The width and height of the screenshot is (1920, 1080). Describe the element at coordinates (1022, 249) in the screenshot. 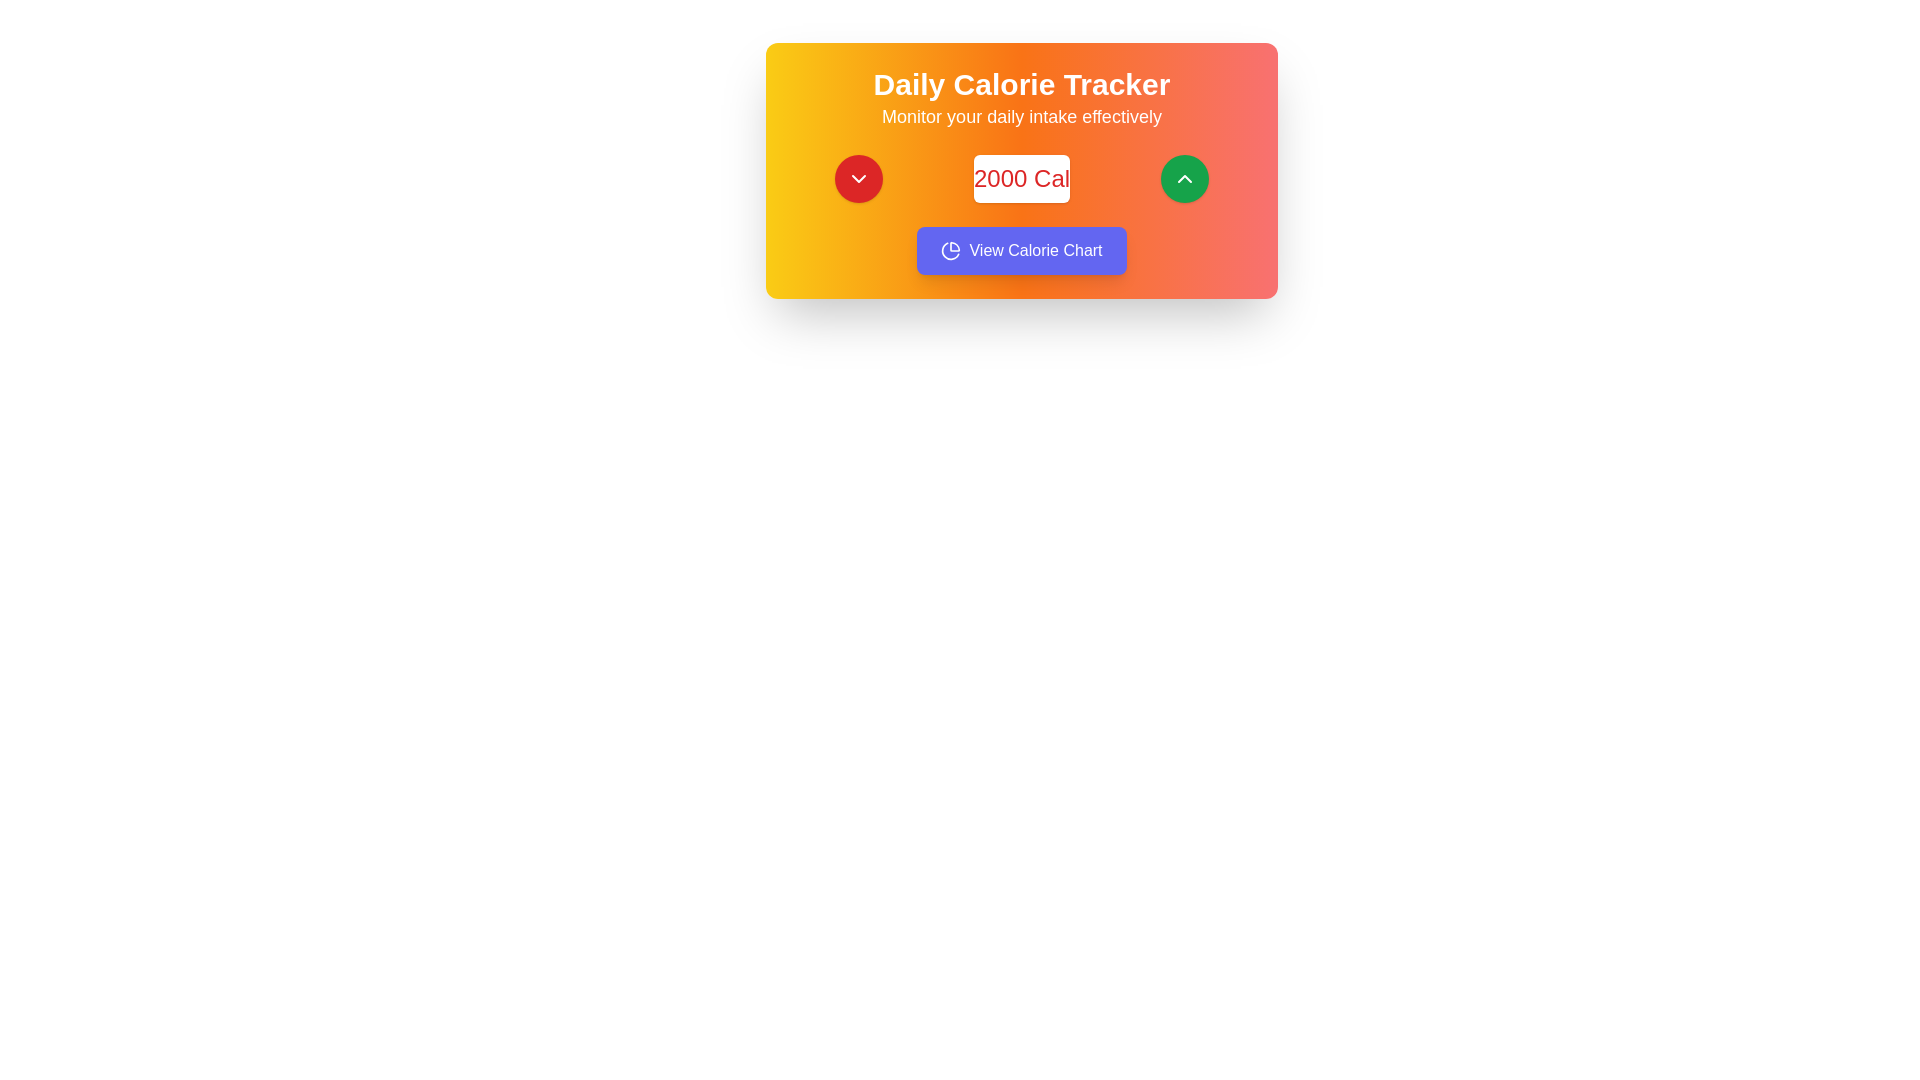

I see `the 'View Calorie Chart' button with a purple background, which is located at the bottom center of the 'Daily Calorie Tracker' card` at that location.